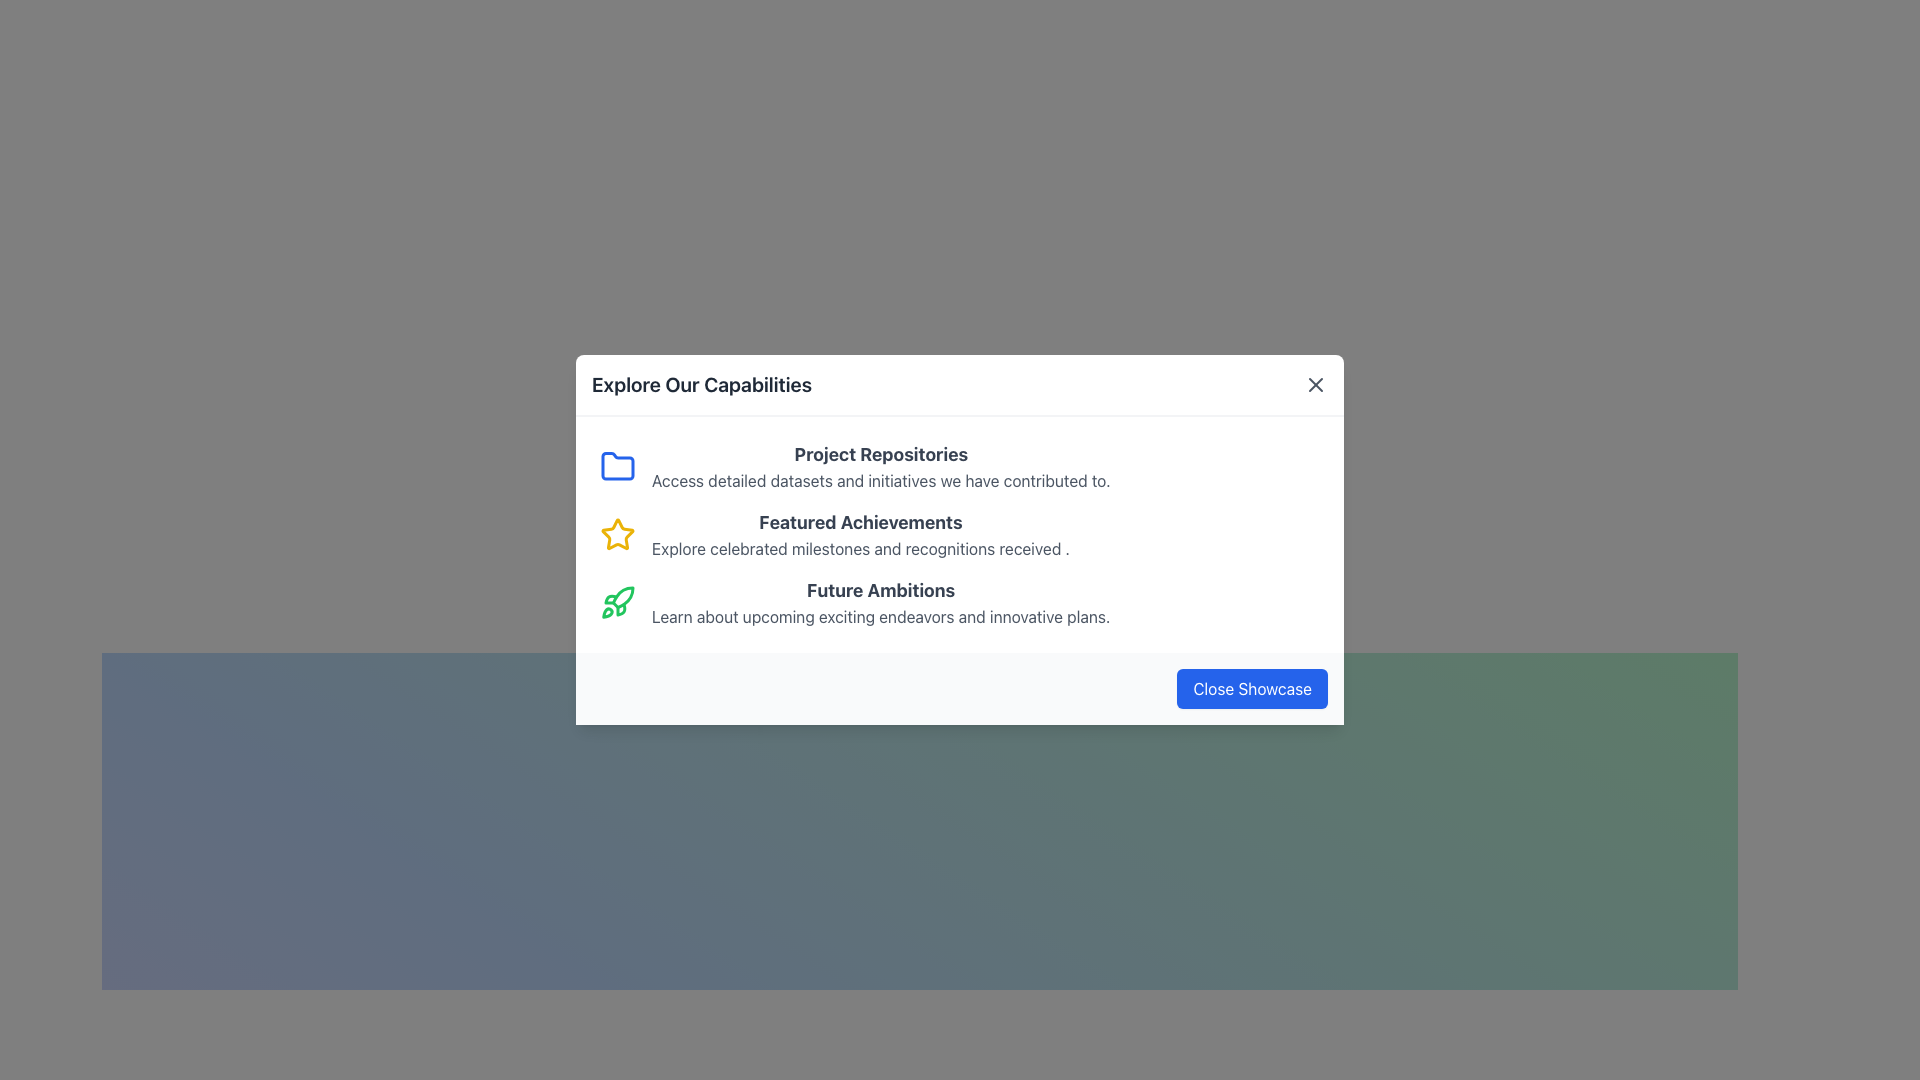 The height and width of the screenshot is (1080, 1920). What do you see at coordinates (880, 616) in the screenshot?
I see `descriptive text located below the bold heading 'Future Ambitions' in the modal under 'Explore Our Capabilities'` at bounding box center [880, 616].